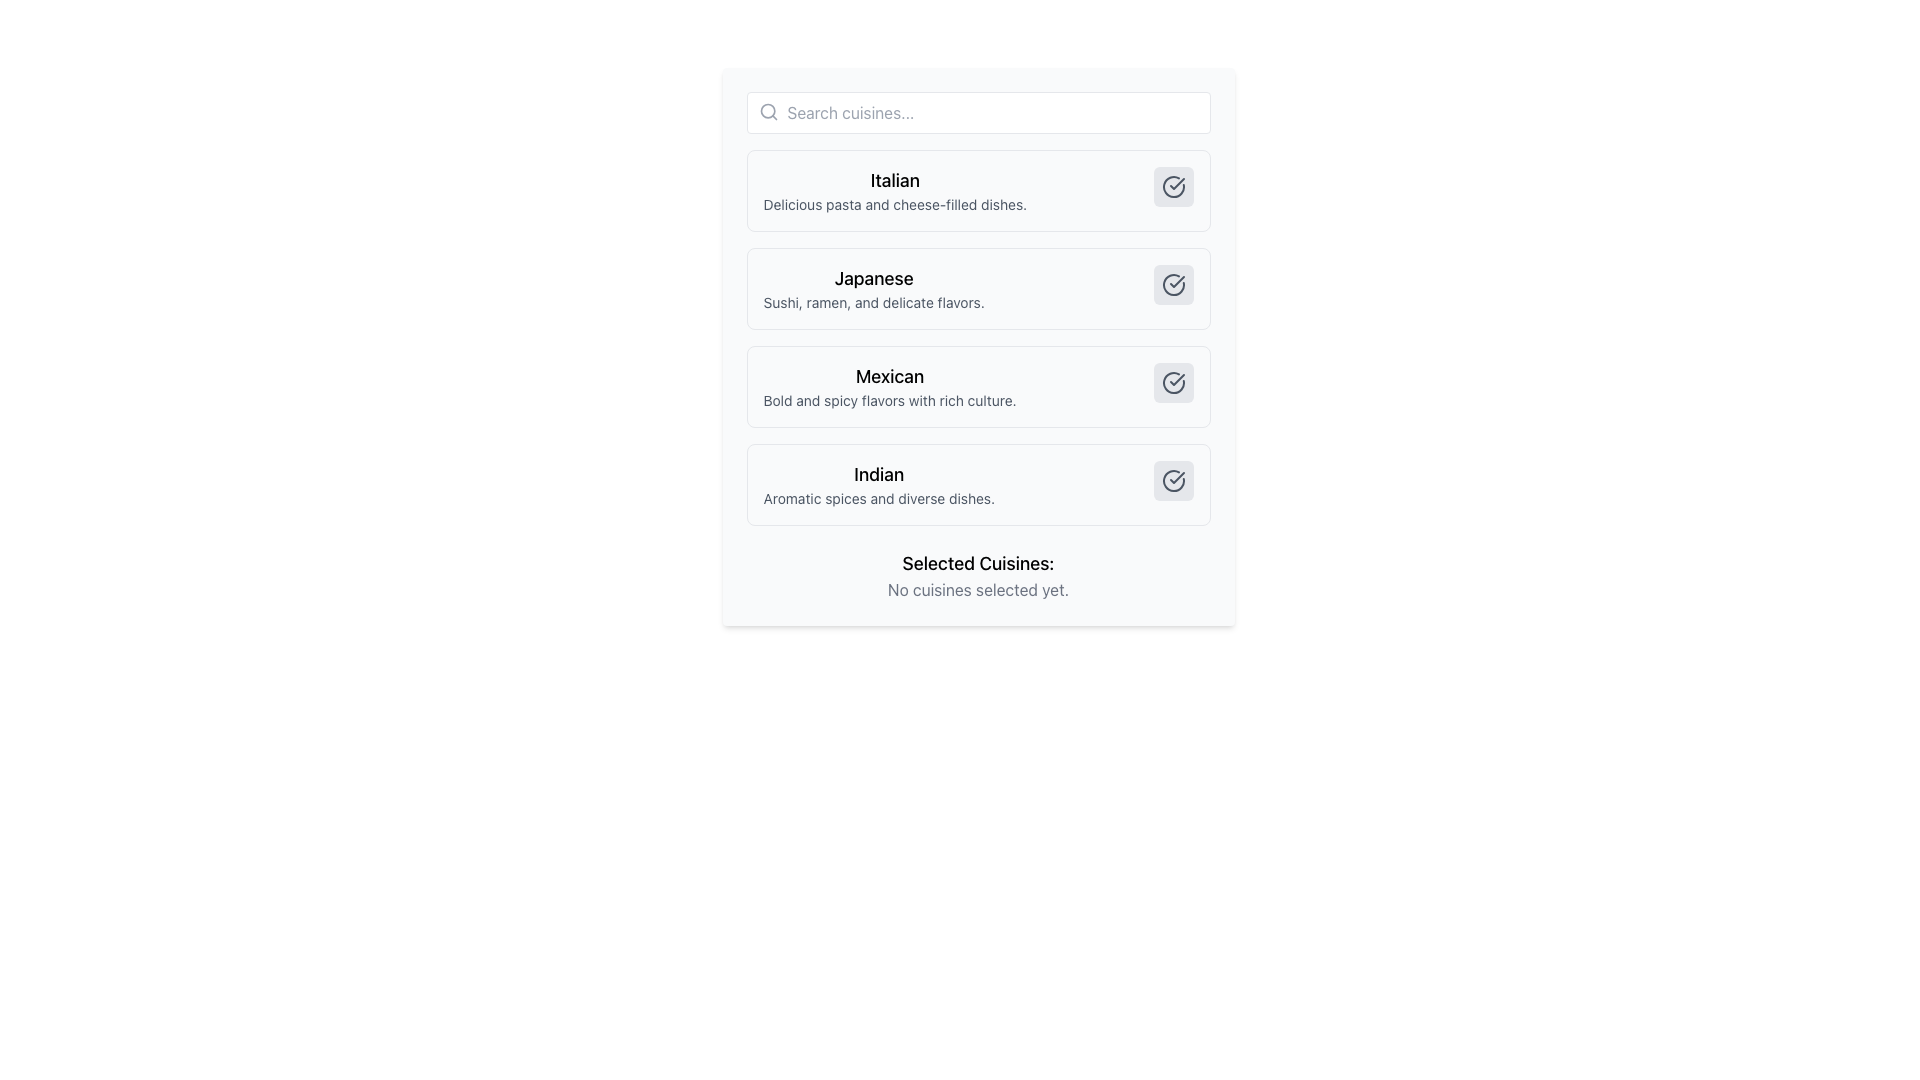 This screenshot has width=1920, height=1080. Describe the element at coordinates (978, 191) in the screenshot. I see `the first selectable list item titled 'Italian', which features a bold title and a description about delicious pasta dishes, located at the top of the cuisine options list` at that location.